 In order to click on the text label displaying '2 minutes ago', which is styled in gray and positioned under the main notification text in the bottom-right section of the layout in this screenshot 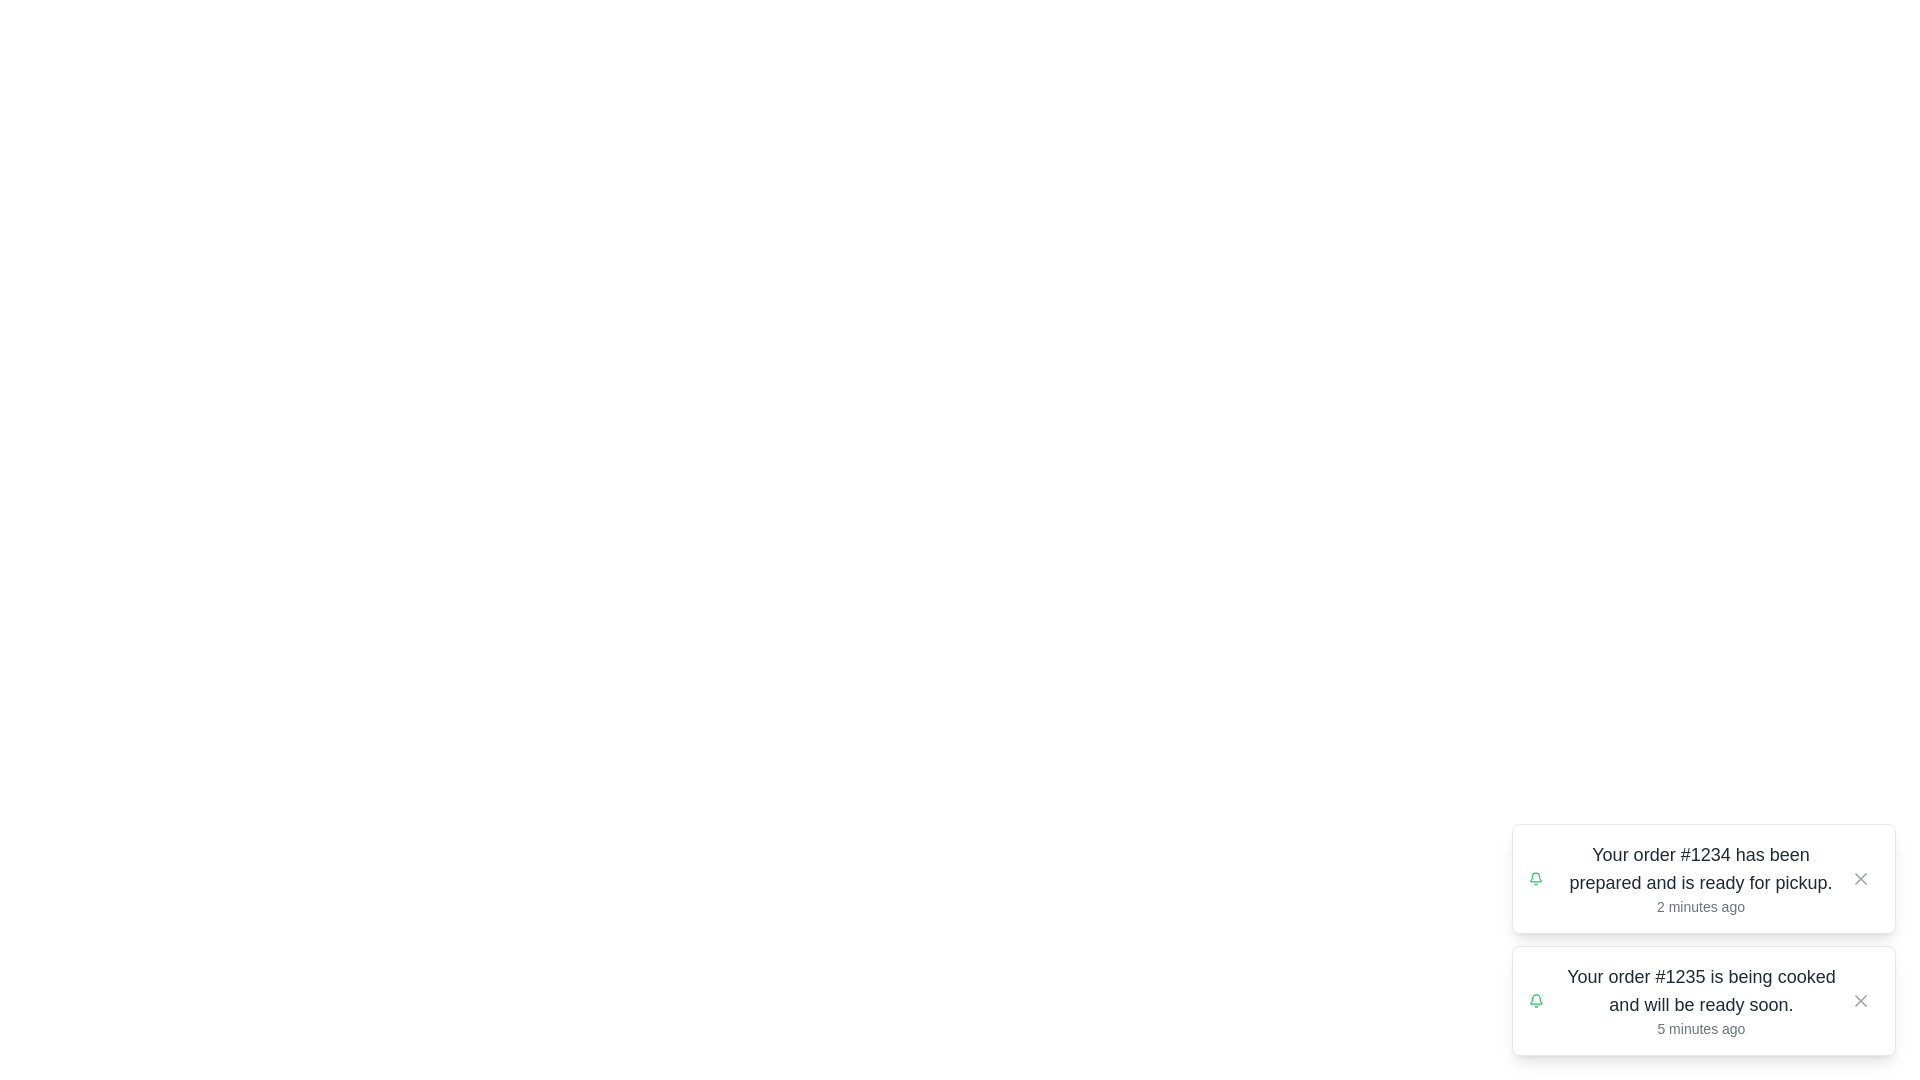, I will do `click(1699, 906)`.